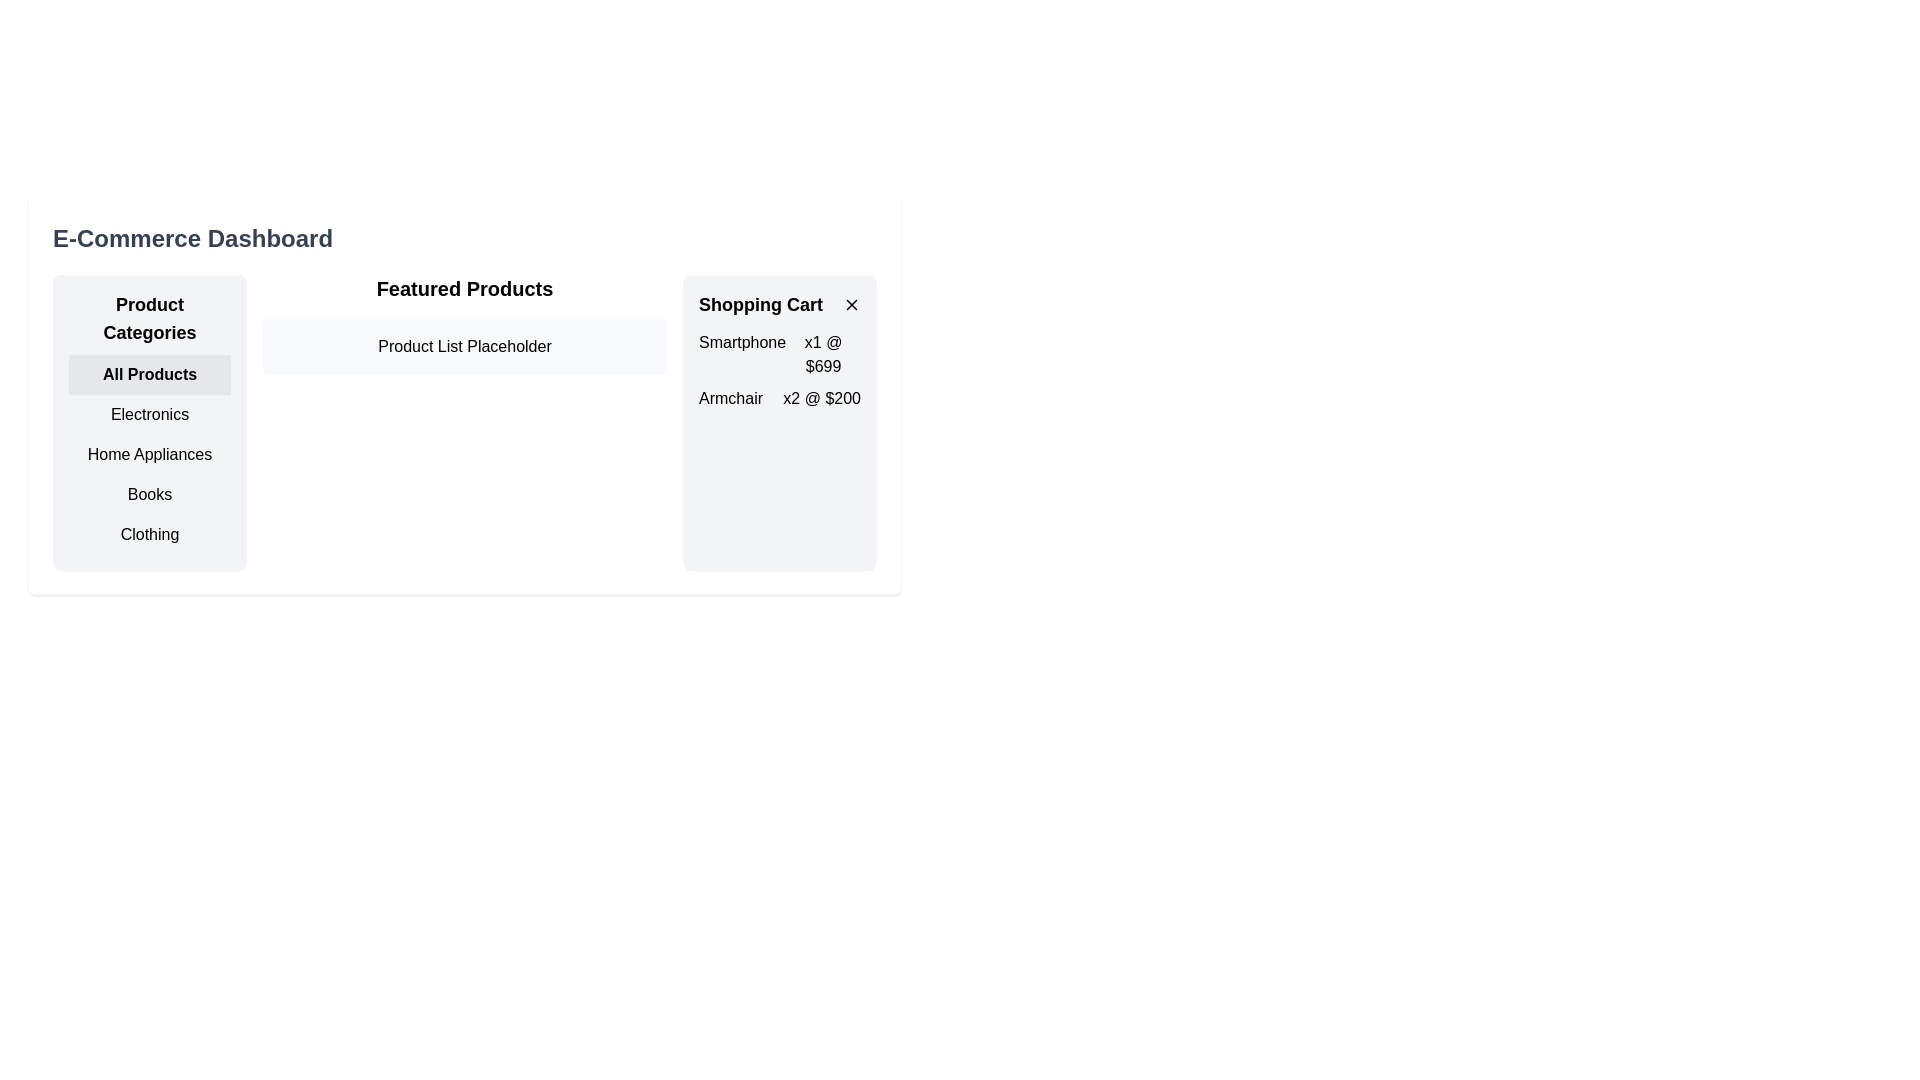 The image size is (1920, 1080). What do you see at coordinates (823, 353) in the screenshot?
I see `the Text Display showing 'x1 @ $699' in the shopping cart section, aligned to the right of 'Smartphone'` at bounding box center [823, 353].